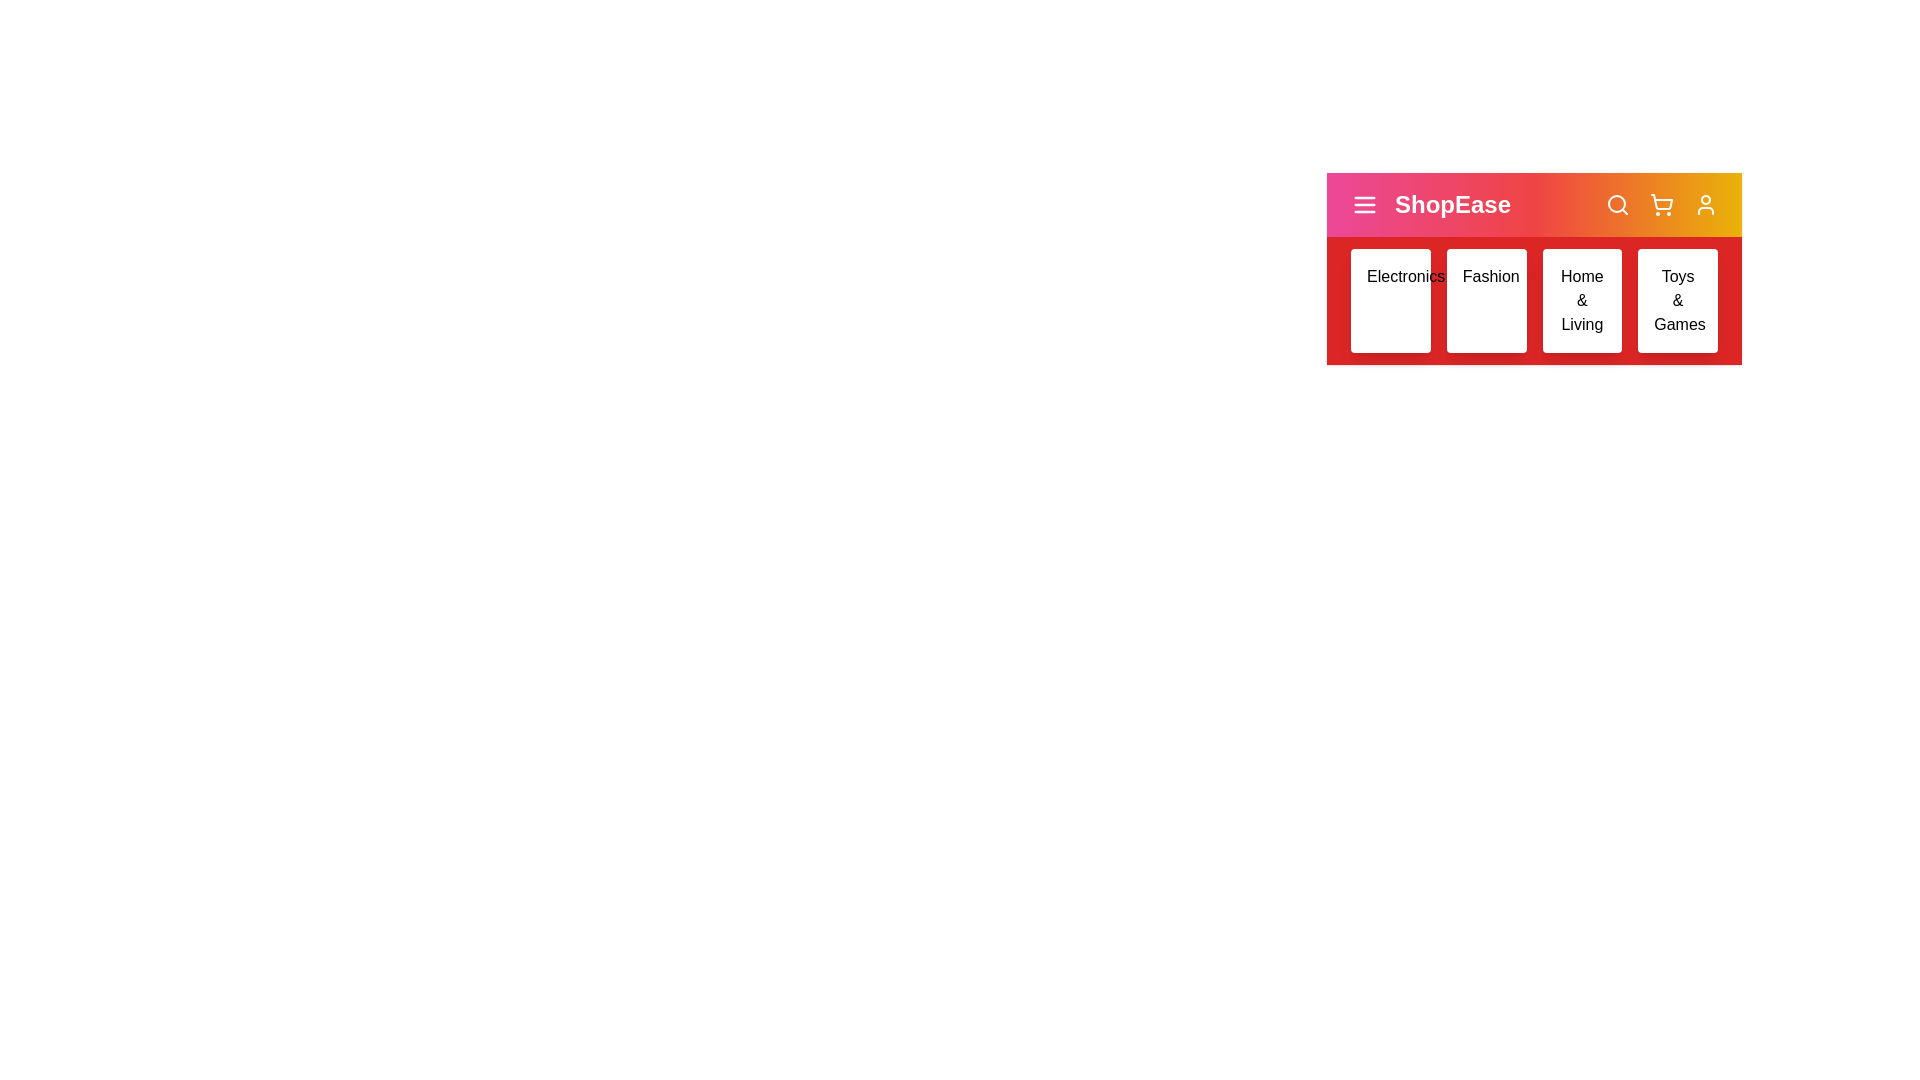  Describe the element at coordinates (1486, 300) in the screenshot. I see `the category Fashion to view its hover effect` at that location.